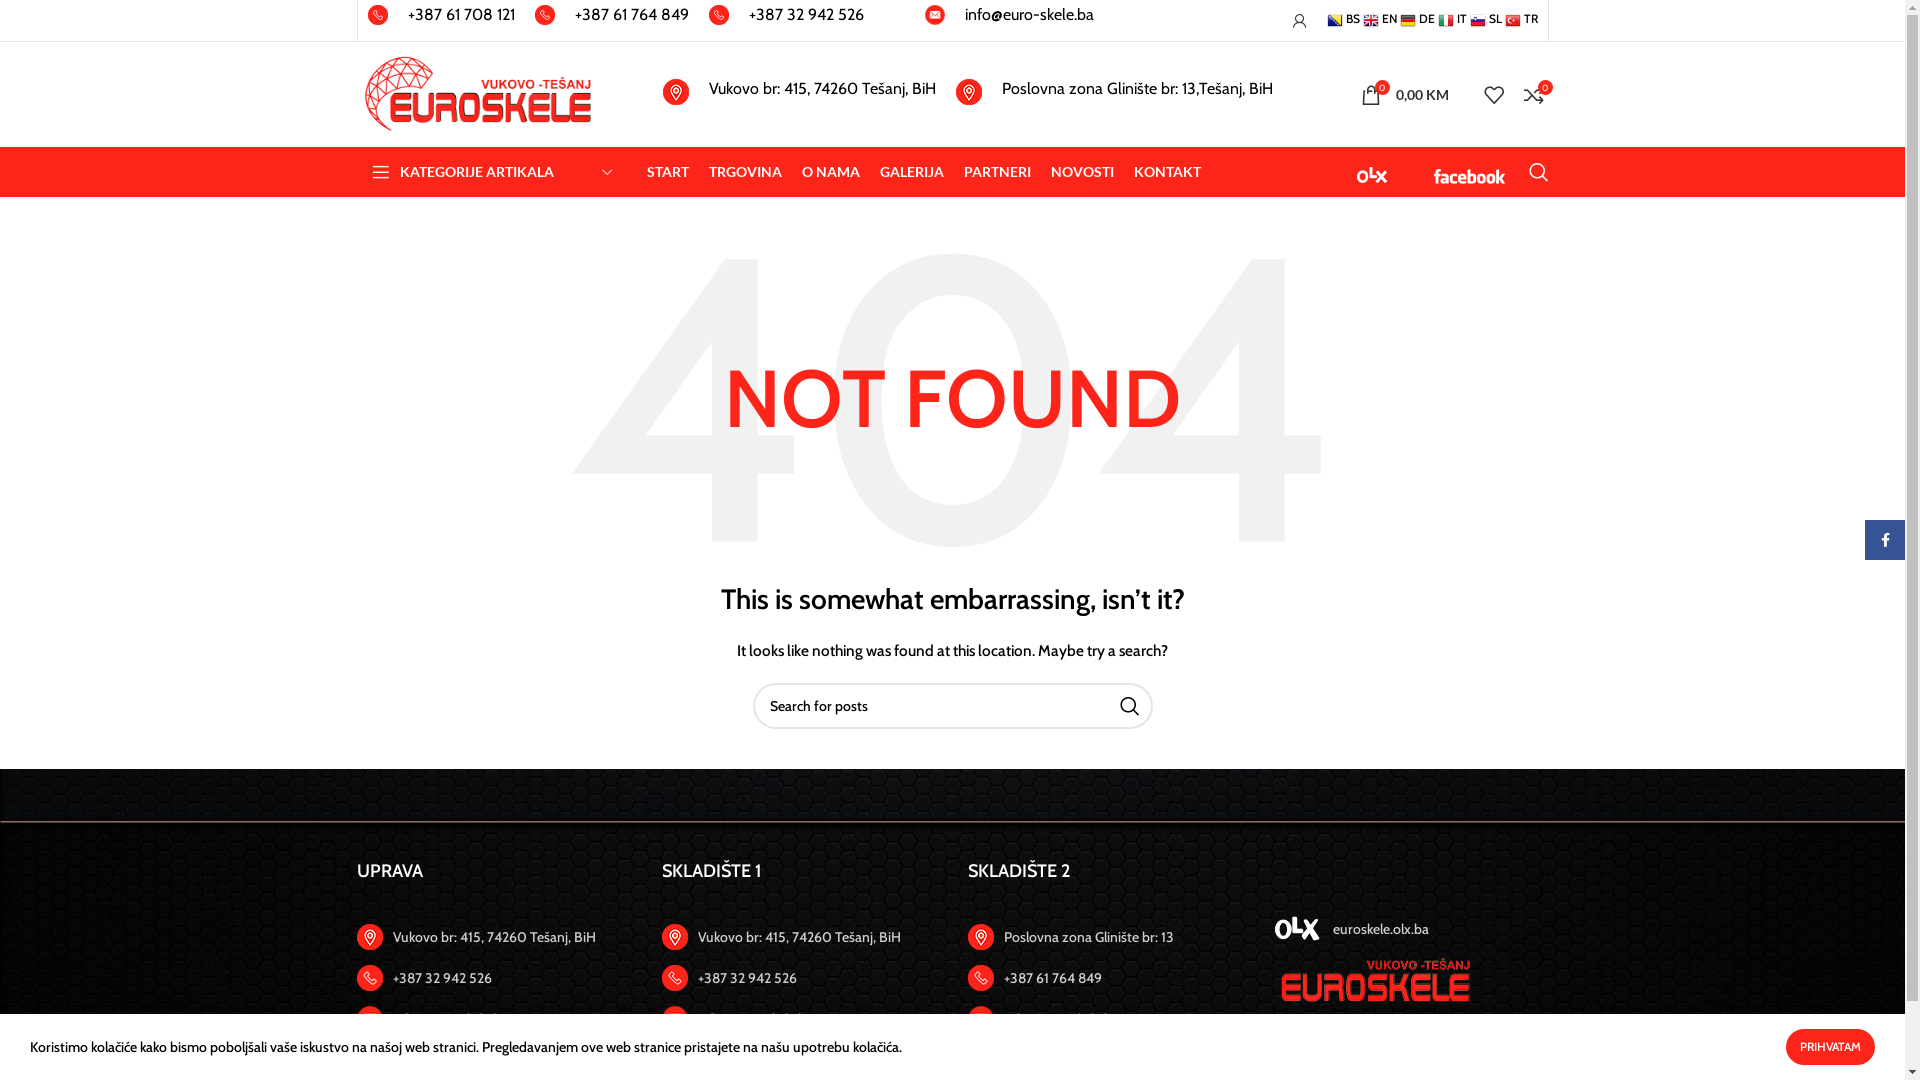 Image resolution: width=1920 pixels, height=1080 pixels. I want to click on 'DE', so click(1416, 18).